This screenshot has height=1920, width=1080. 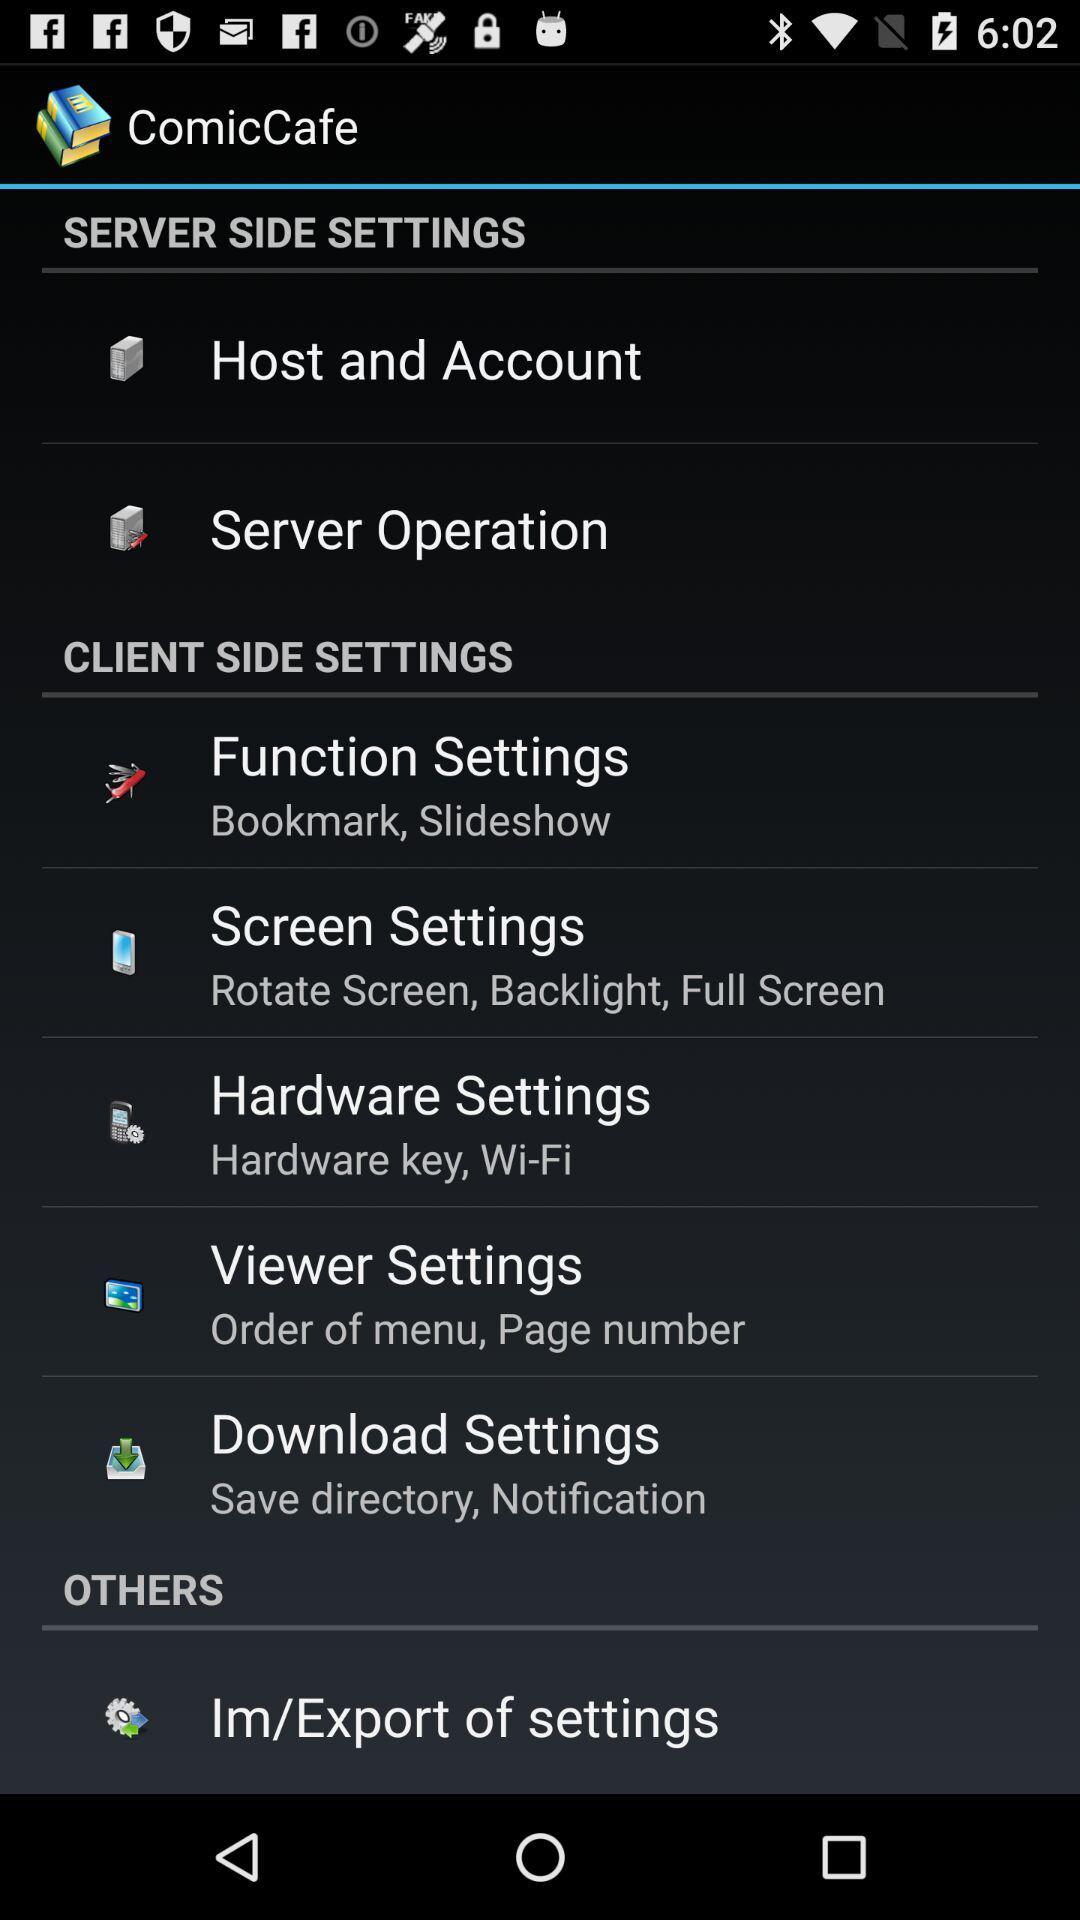 What do you see at coordinates (419, 753) in the screenshot?
I see `function settings item` at bounding box center [419, 753].